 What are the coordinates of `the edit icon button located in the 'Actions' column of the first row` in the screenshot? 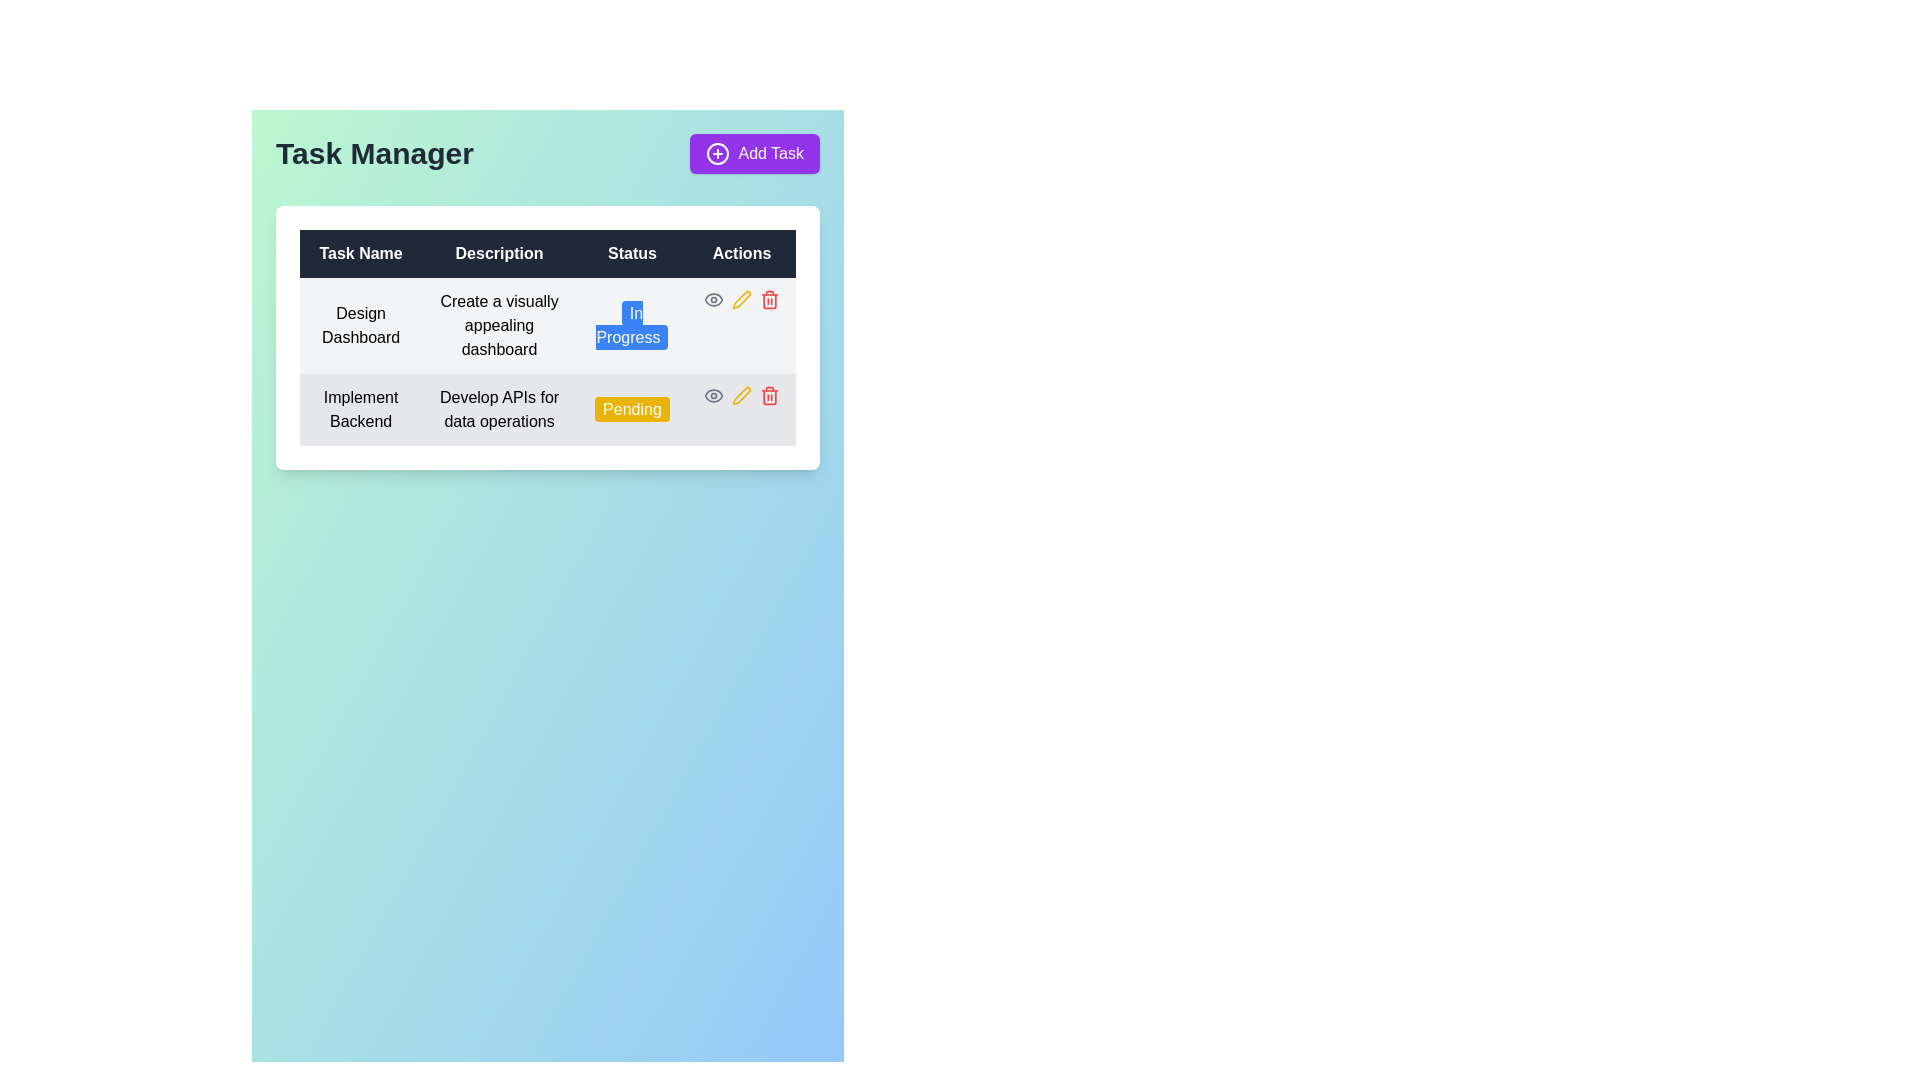 It's located at (740, 396).